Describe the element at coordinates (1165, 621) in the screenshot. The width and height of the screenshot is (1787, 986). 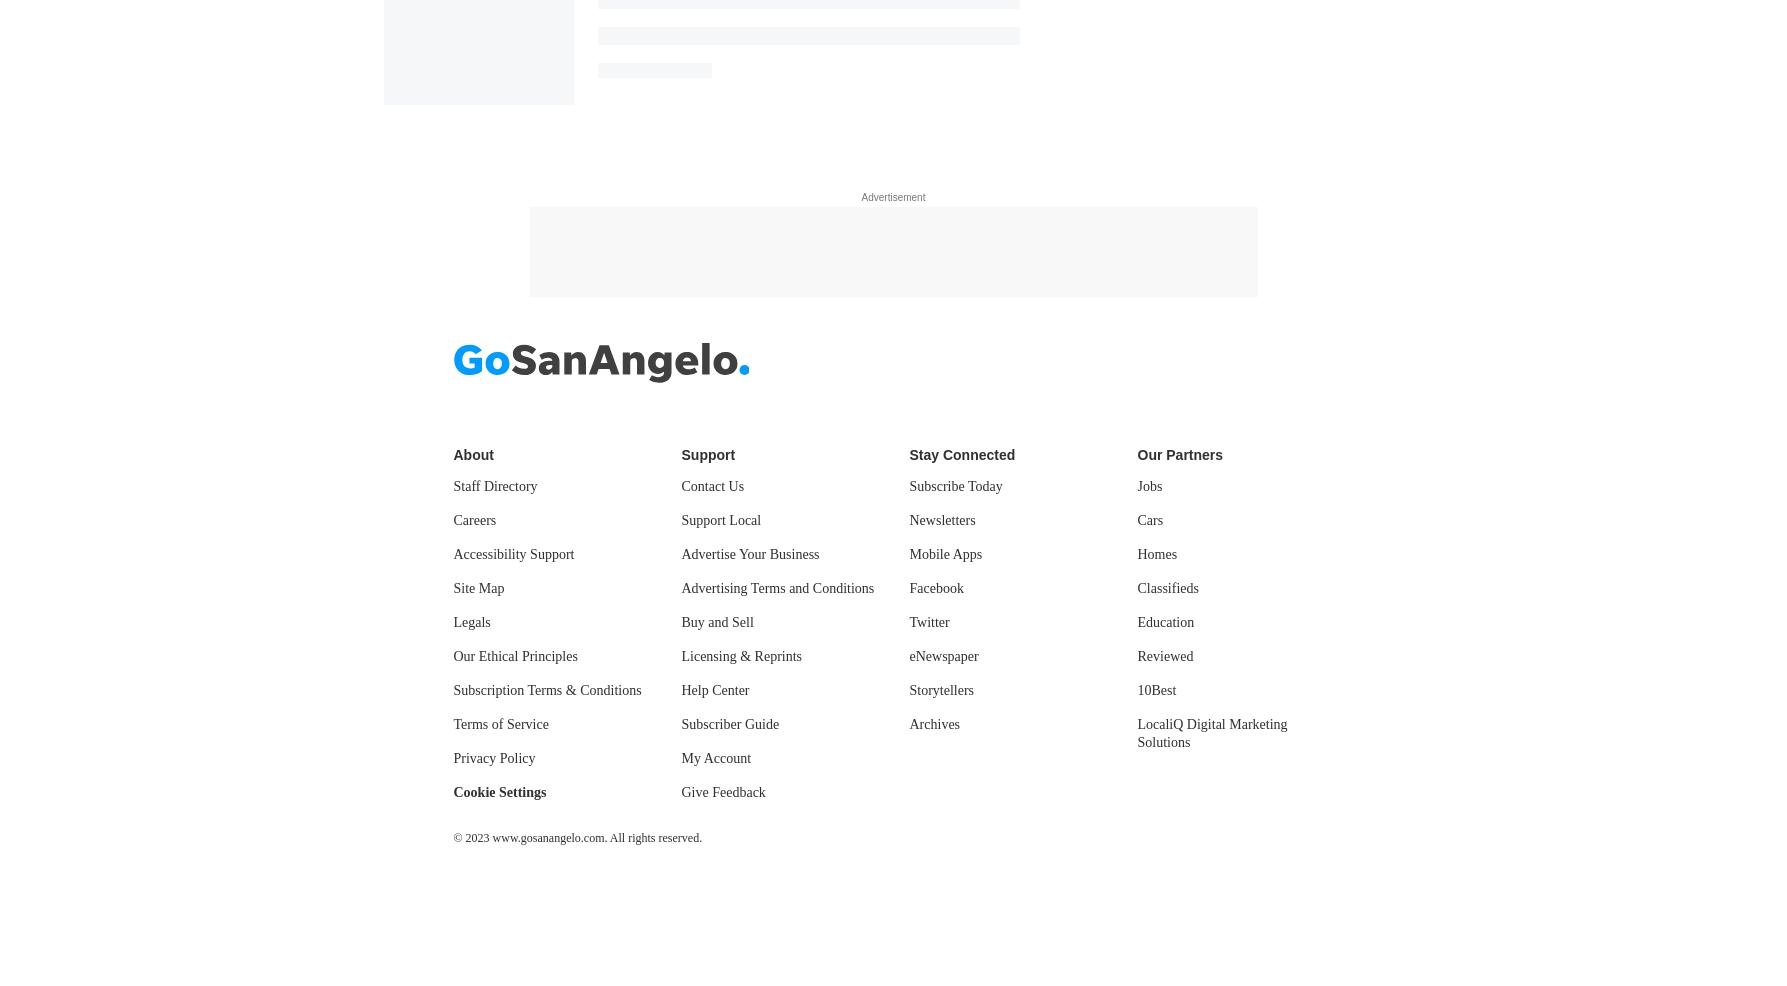
I see `'Education'` at that location.